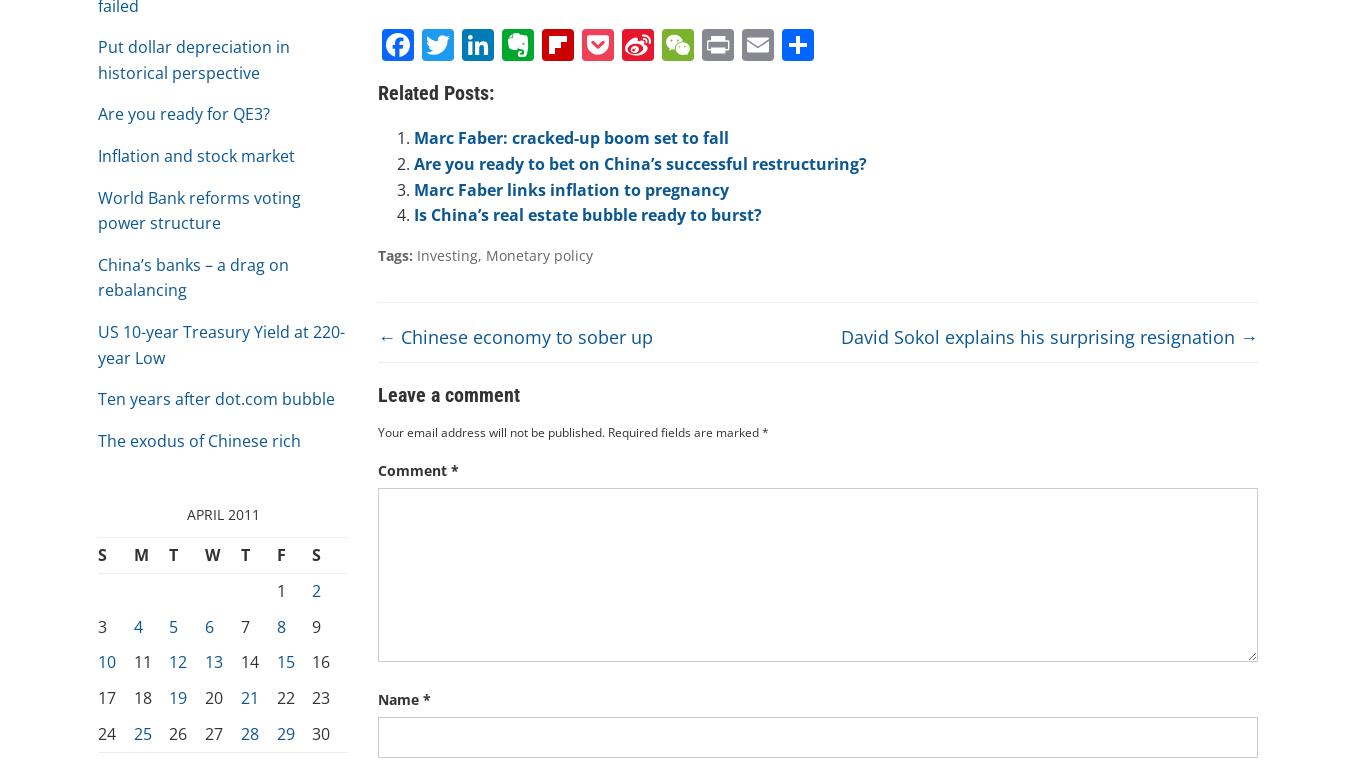  What do you see at coordinates (493, 122) in the screenshot?
I see `'LinkedIn'` at bounding box center [493, 122].